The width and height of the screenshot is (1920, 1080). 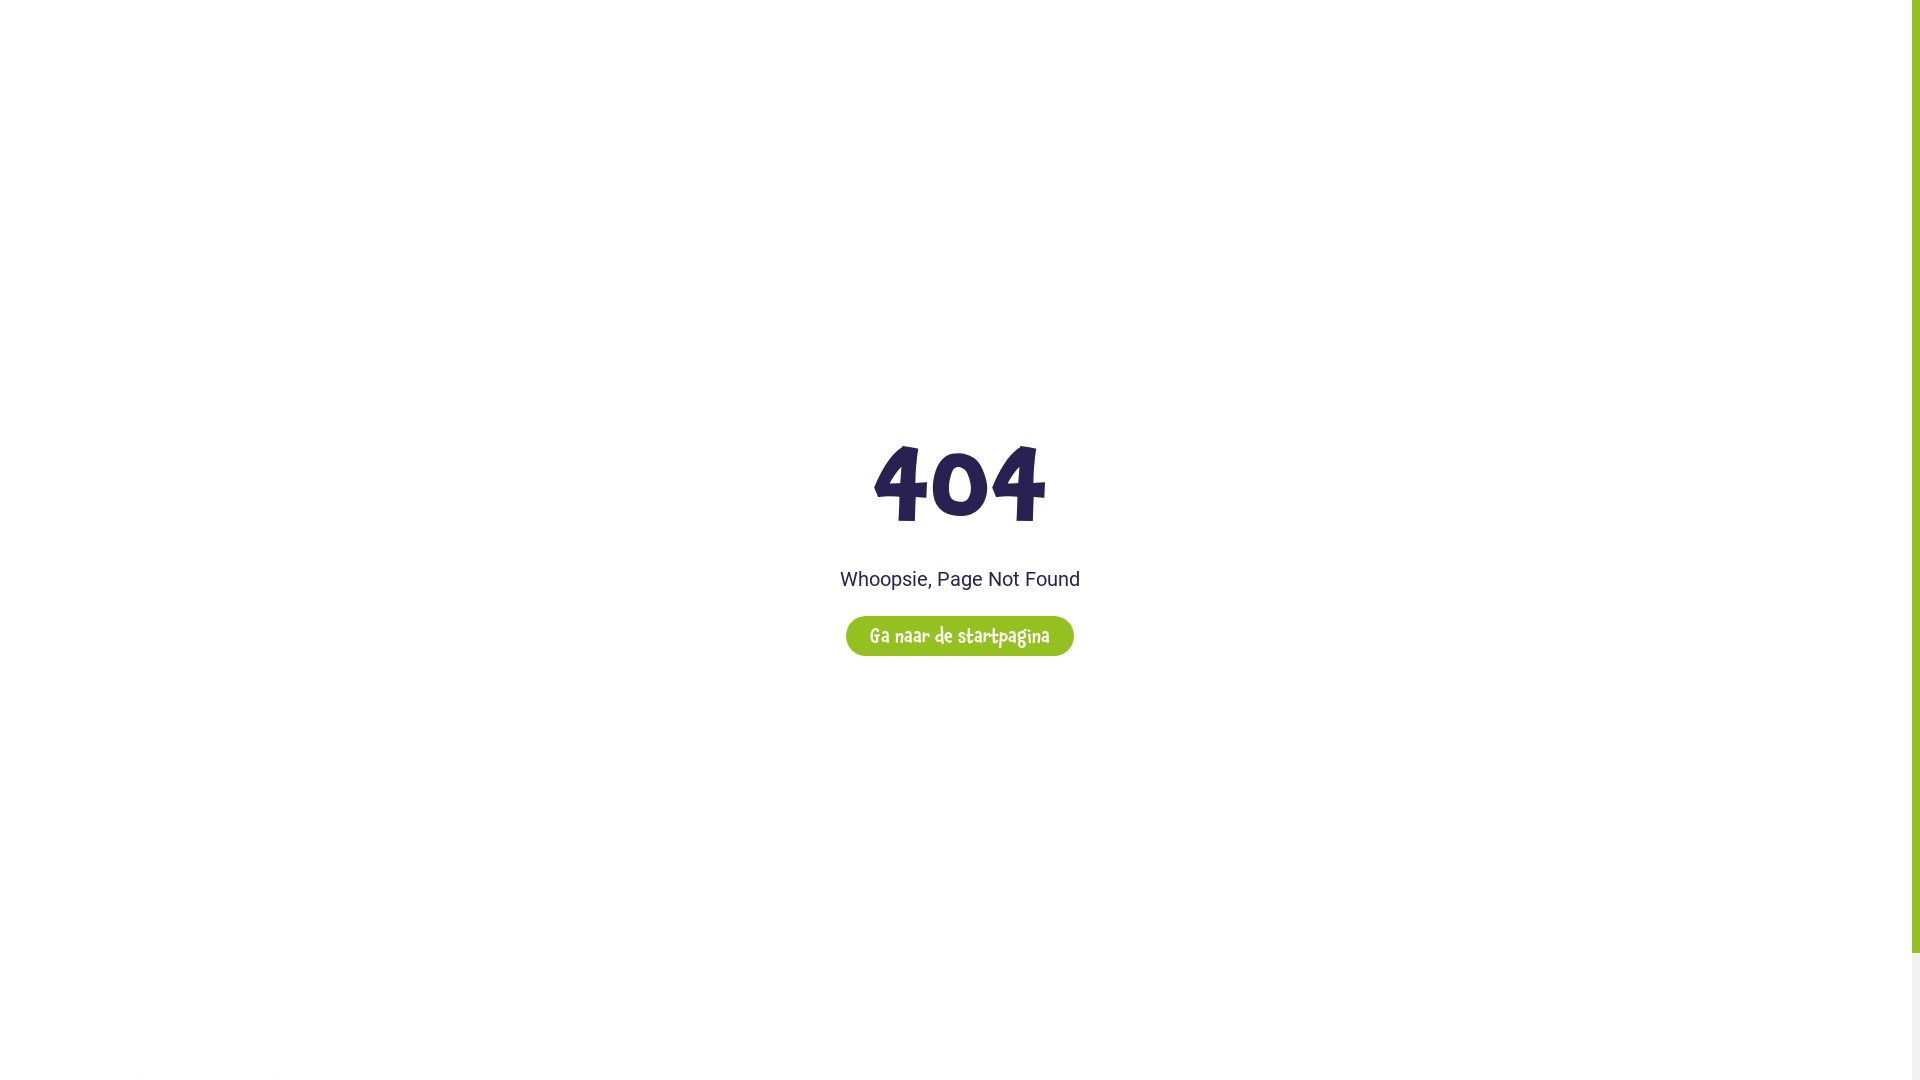 What do you see at coordinates (960, 636) in the screenshot?
I see `'Ga naar de startpagina'` at bounding box center [960, 636].